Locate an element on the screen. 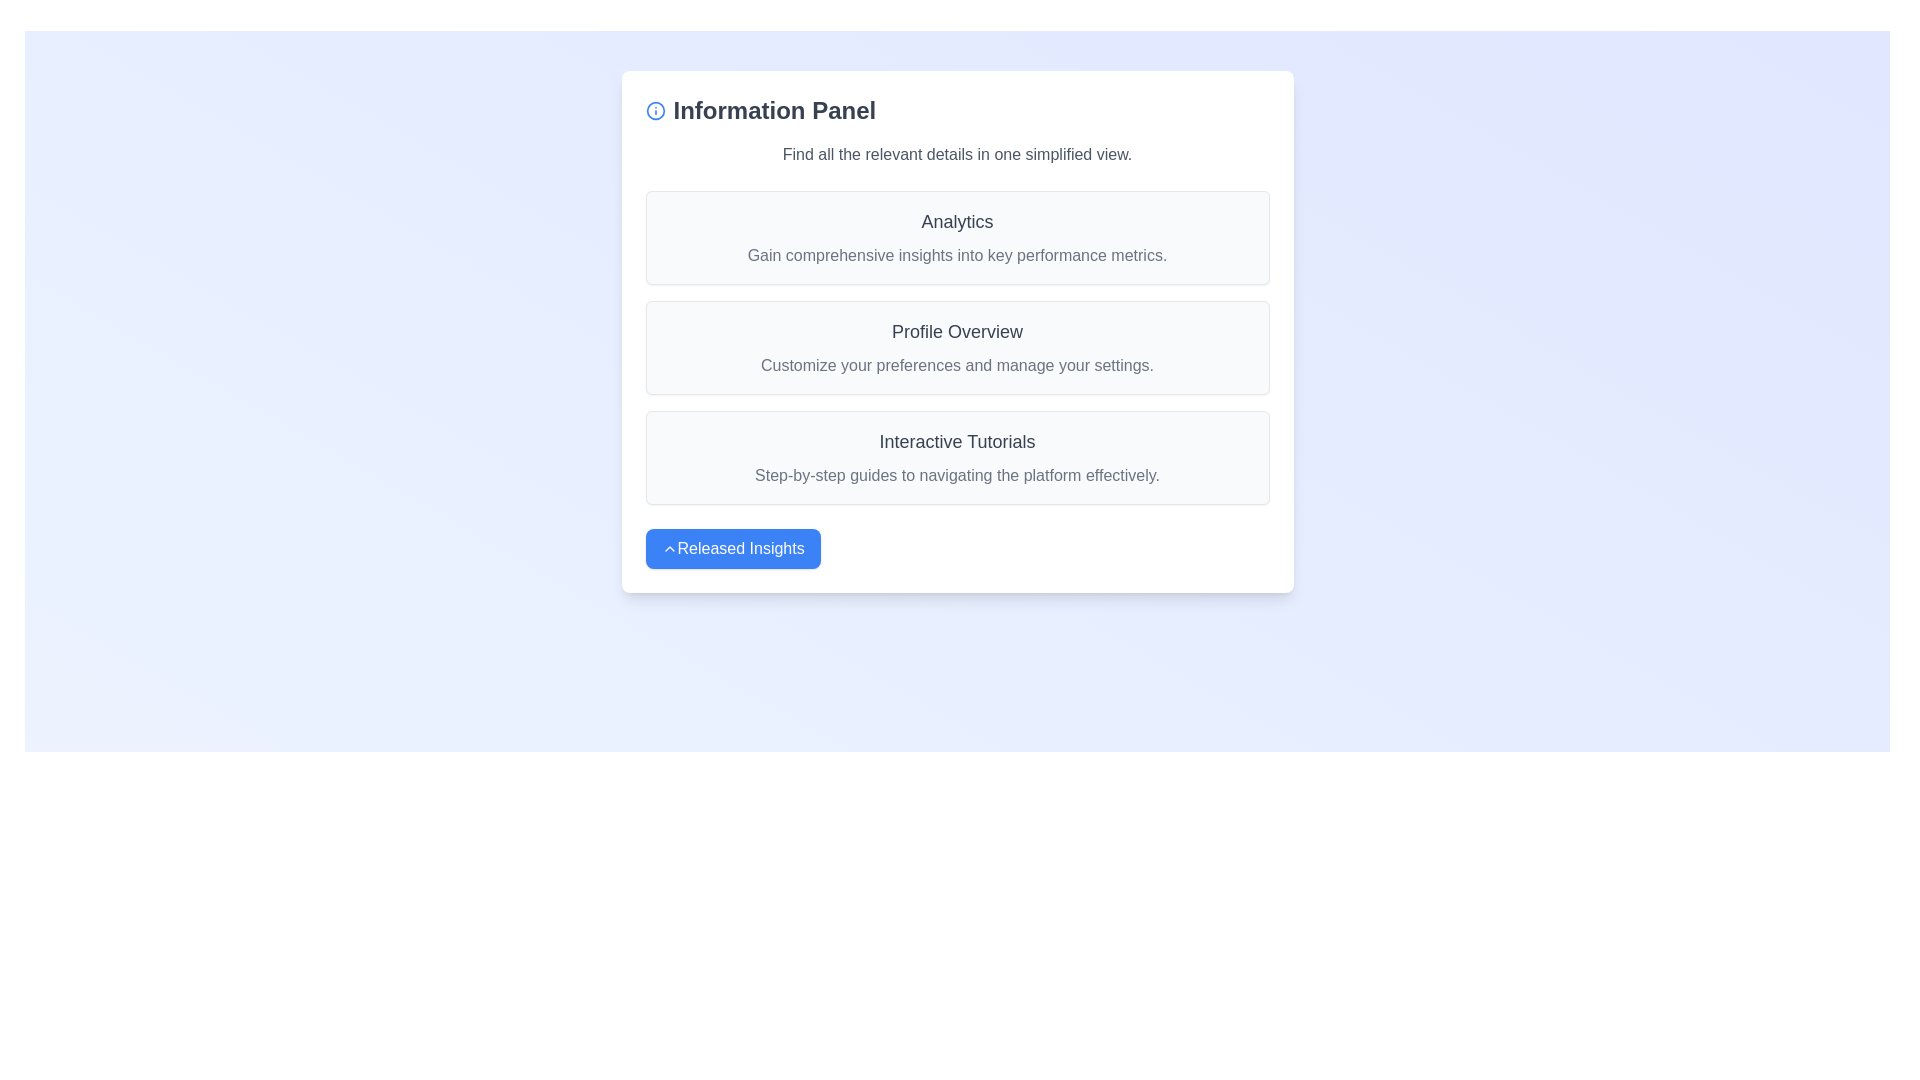 The width and height of the screenshot is (1920, 1080). the SVG circle element with a white interior and blue outline located to the left of the 'Information Panel' text in the top section of the information panel is located at coordinates (655, 111).